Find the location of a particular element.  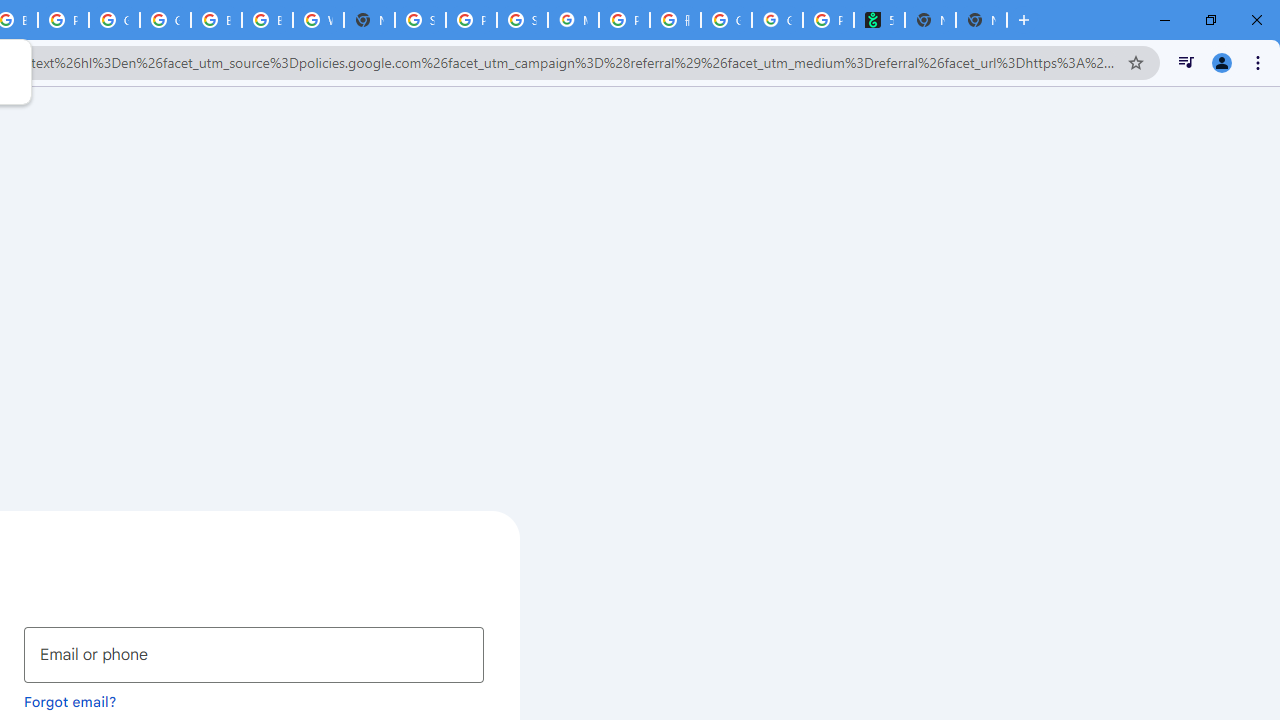

'Sign in - Google Accounts' is located at coordinates (419, 20).